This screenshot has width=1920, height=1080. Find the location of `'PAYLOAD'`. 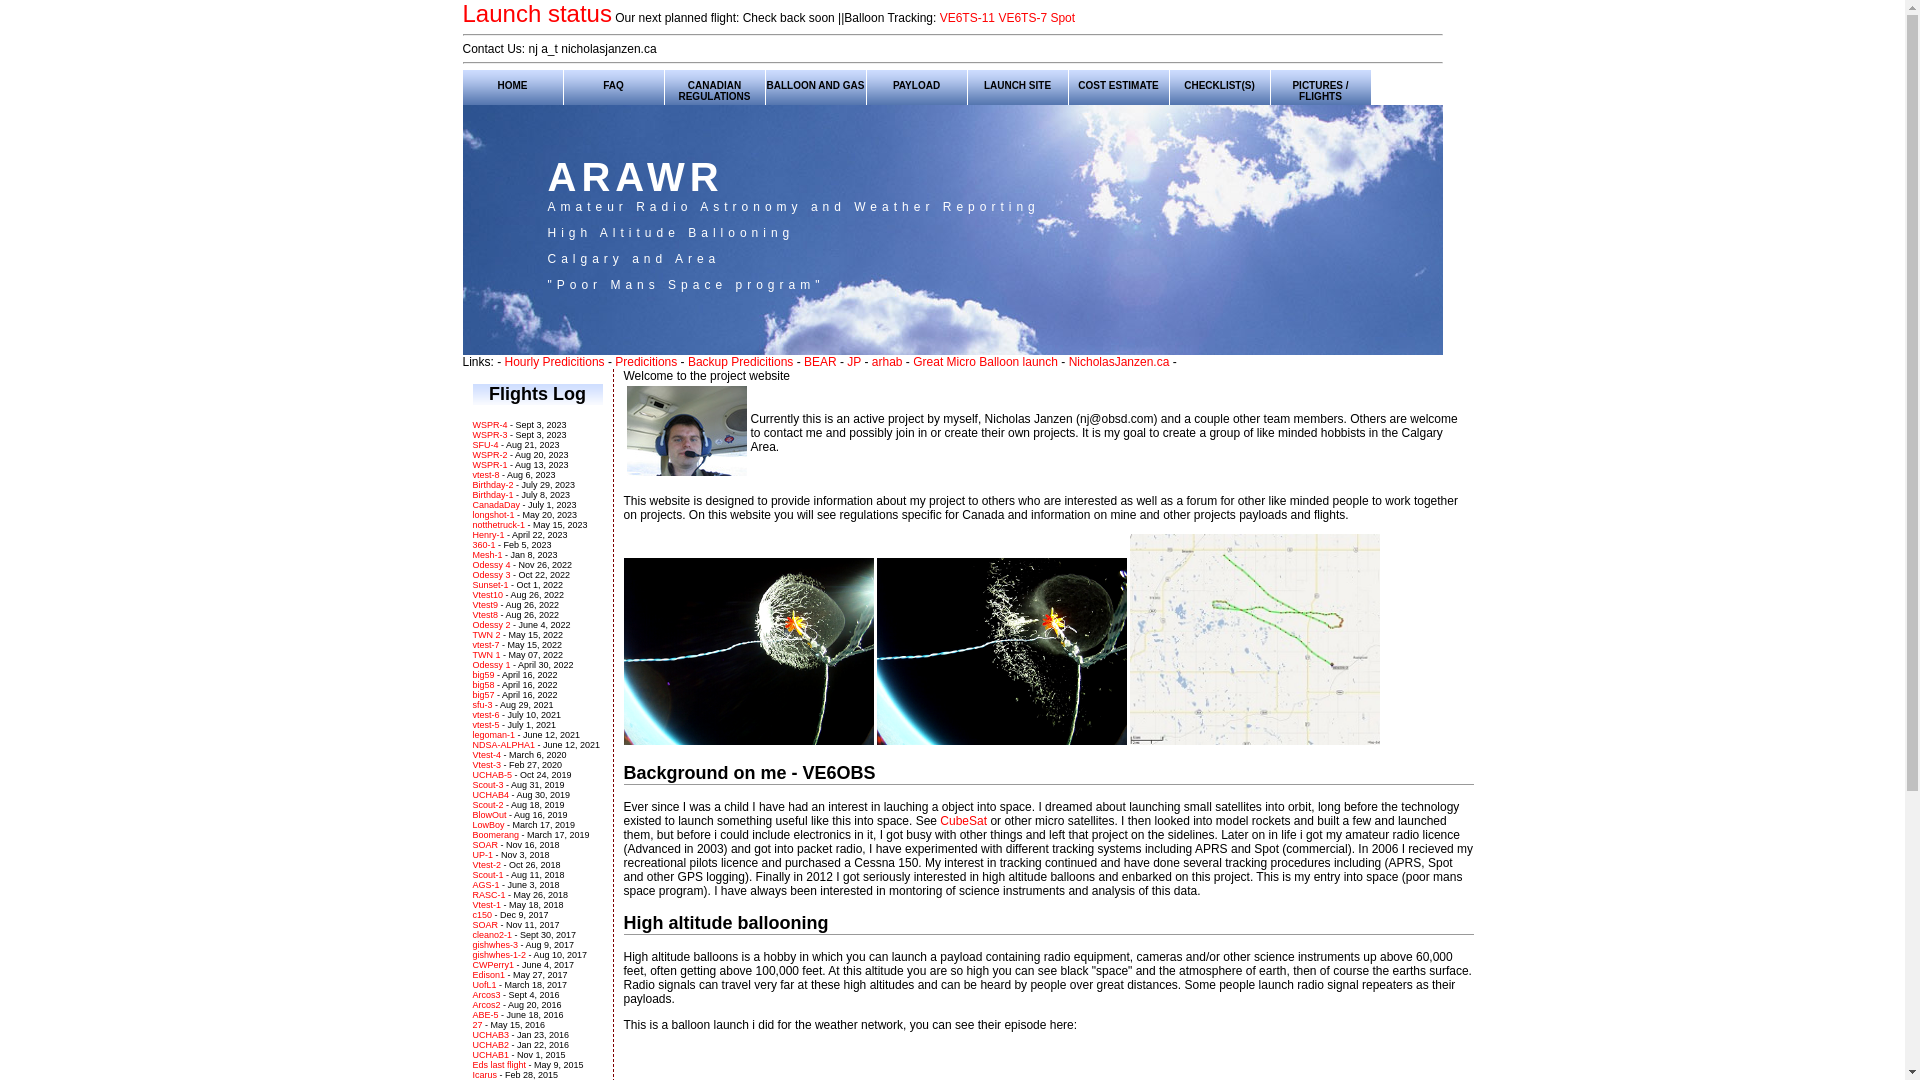

'PAYLOAD' is located at coordinates (915, 83).